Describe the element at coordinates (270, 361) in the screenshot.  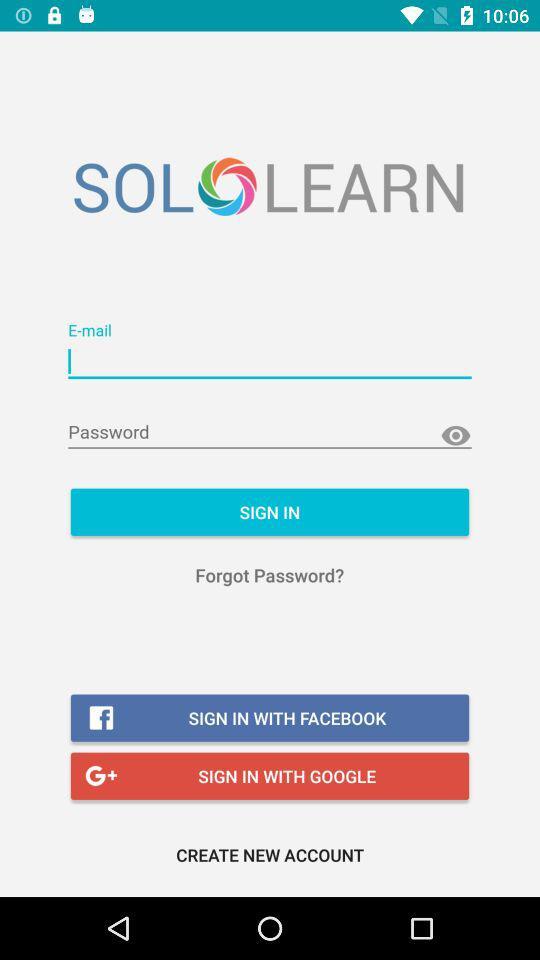
I see `email in the box` at that location.